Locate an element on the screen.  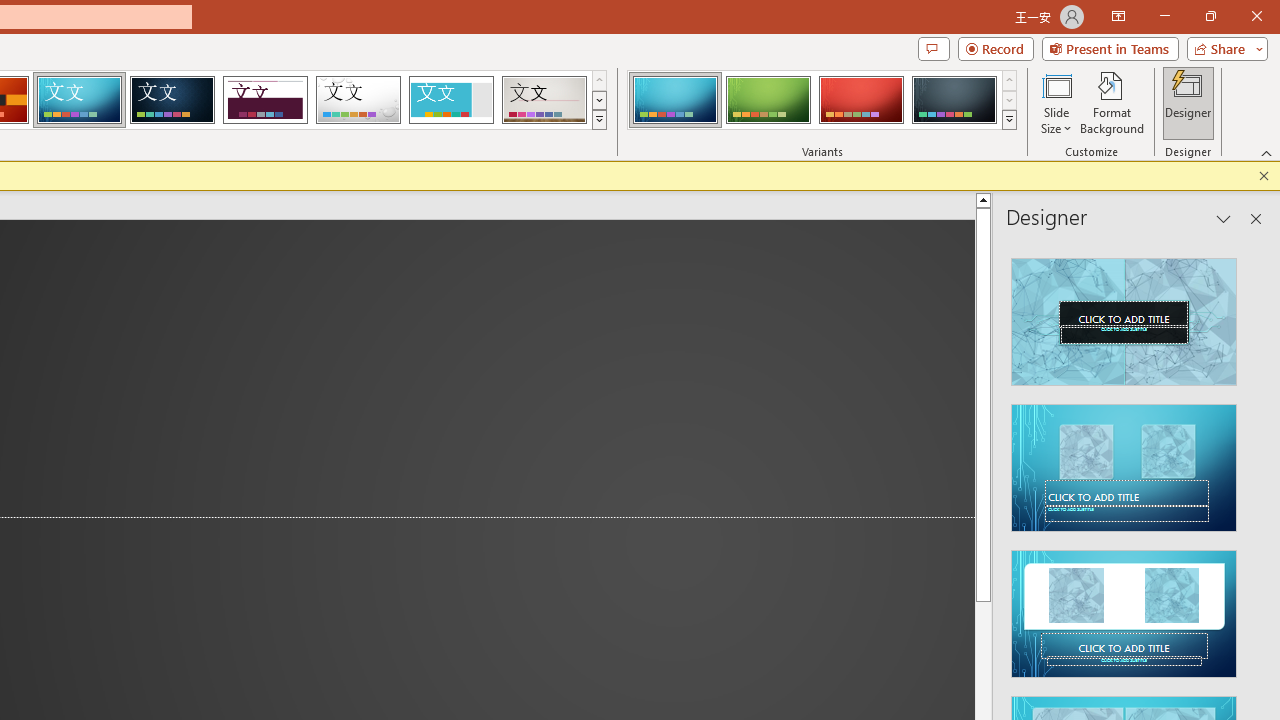
'Collapse the Ribbon' is located at coordinates (1266, 152).